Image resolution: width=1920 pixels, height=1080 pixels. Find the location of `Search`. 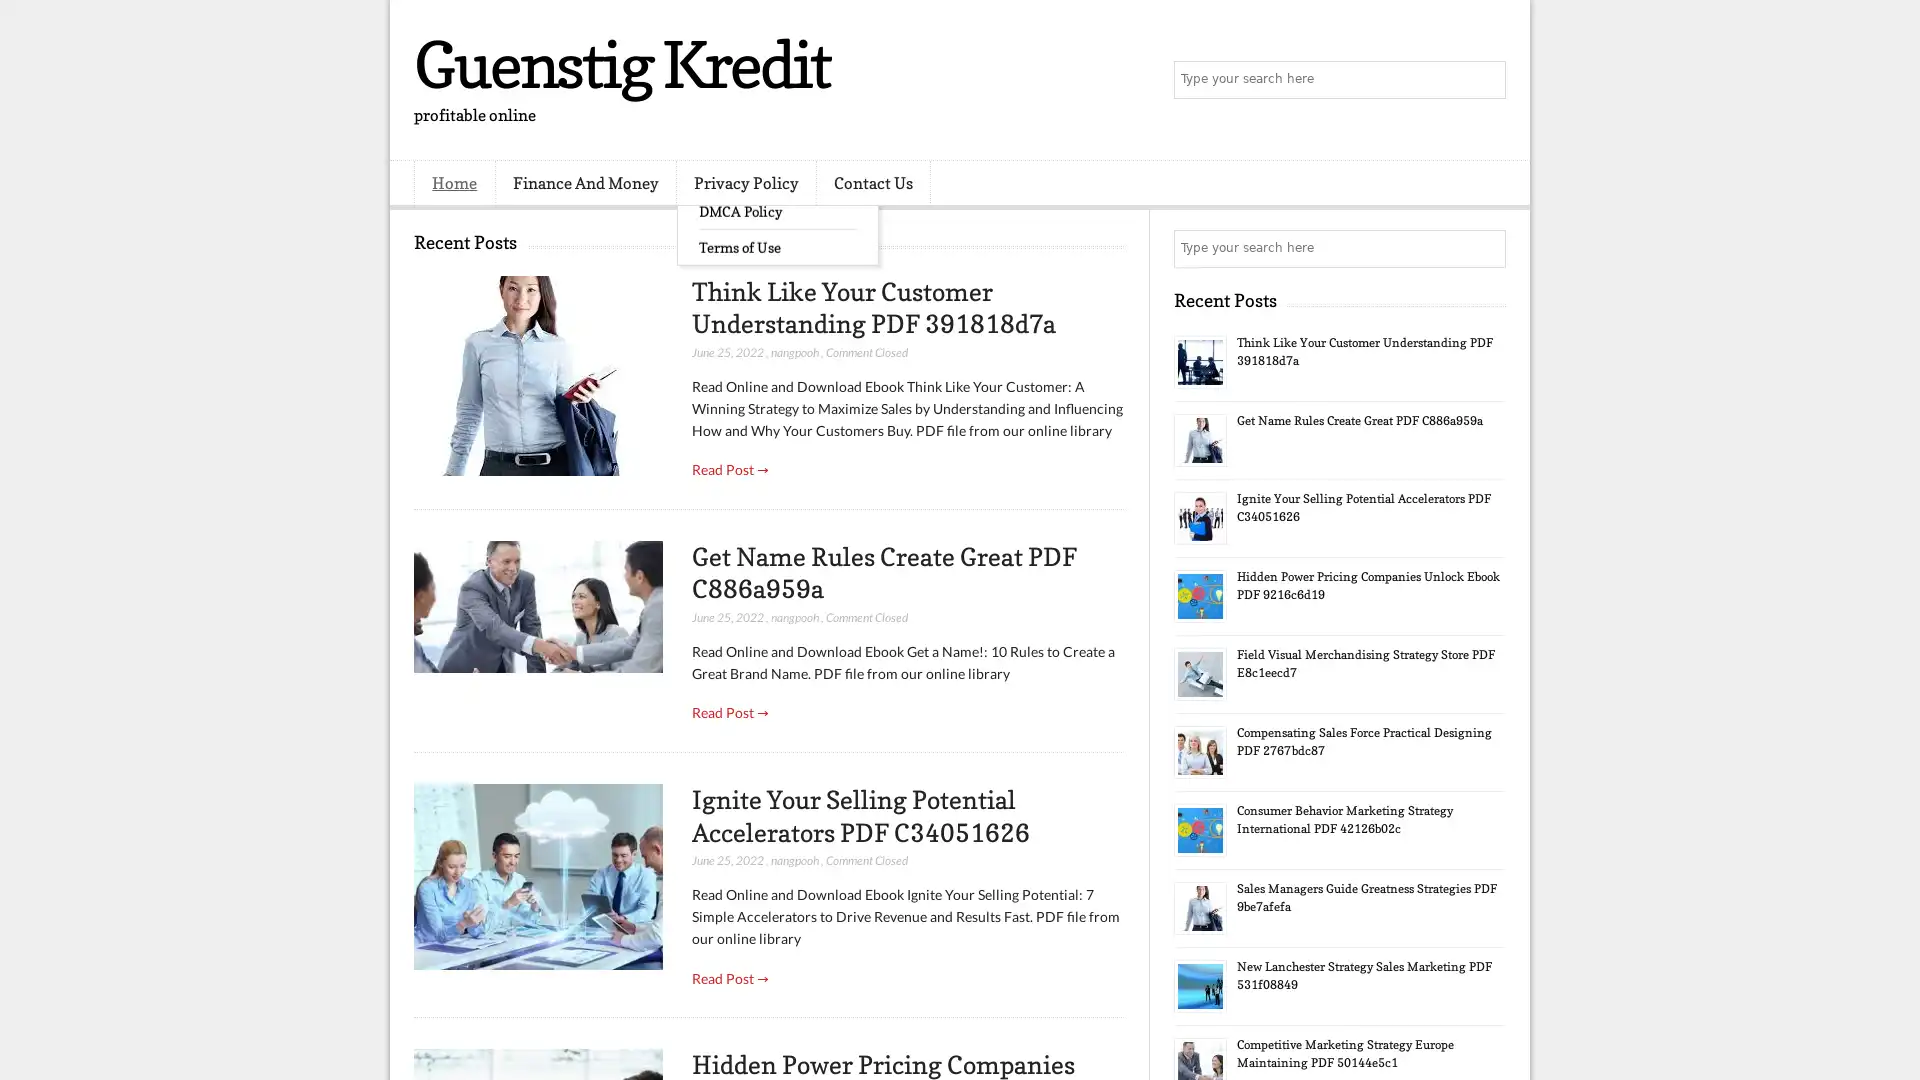

Search is located at coordinates (1485, 80).